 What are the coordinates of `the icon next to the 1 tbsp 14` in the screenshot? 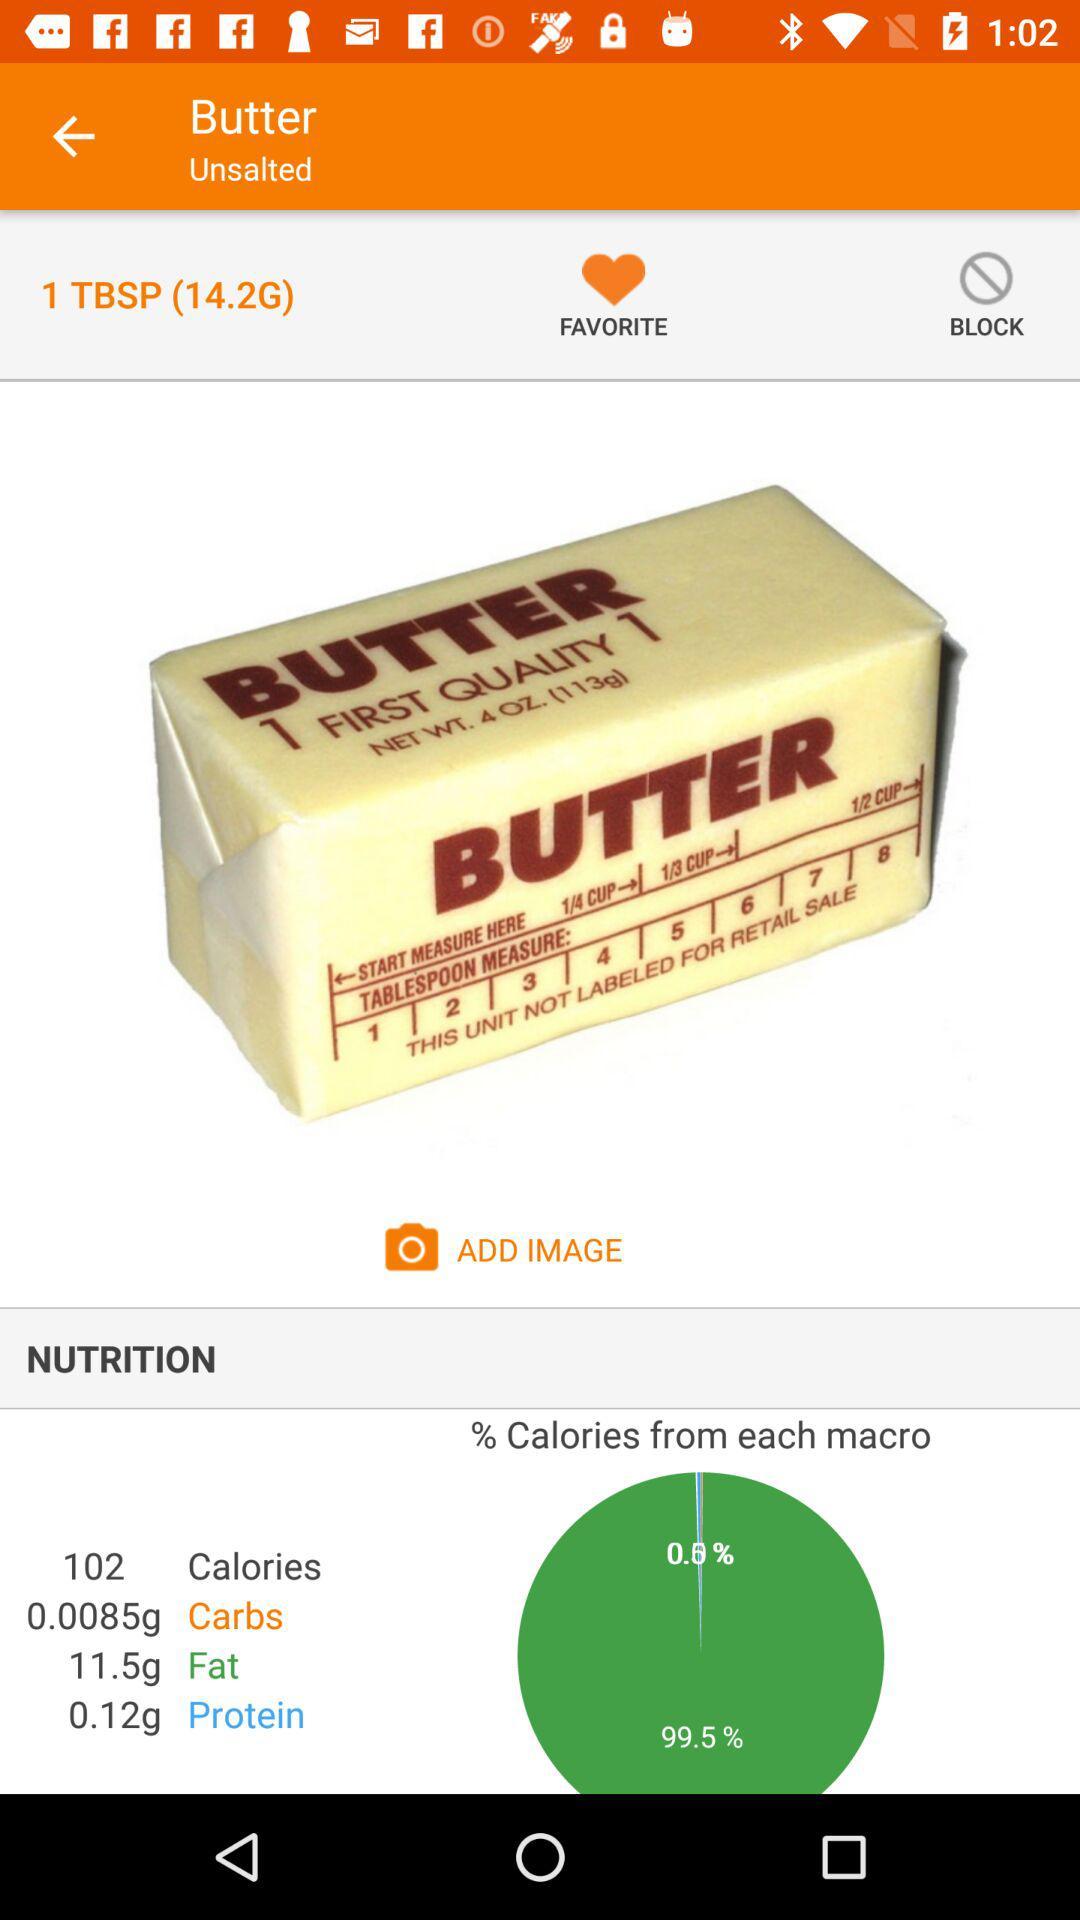 It's located at (612, 293).